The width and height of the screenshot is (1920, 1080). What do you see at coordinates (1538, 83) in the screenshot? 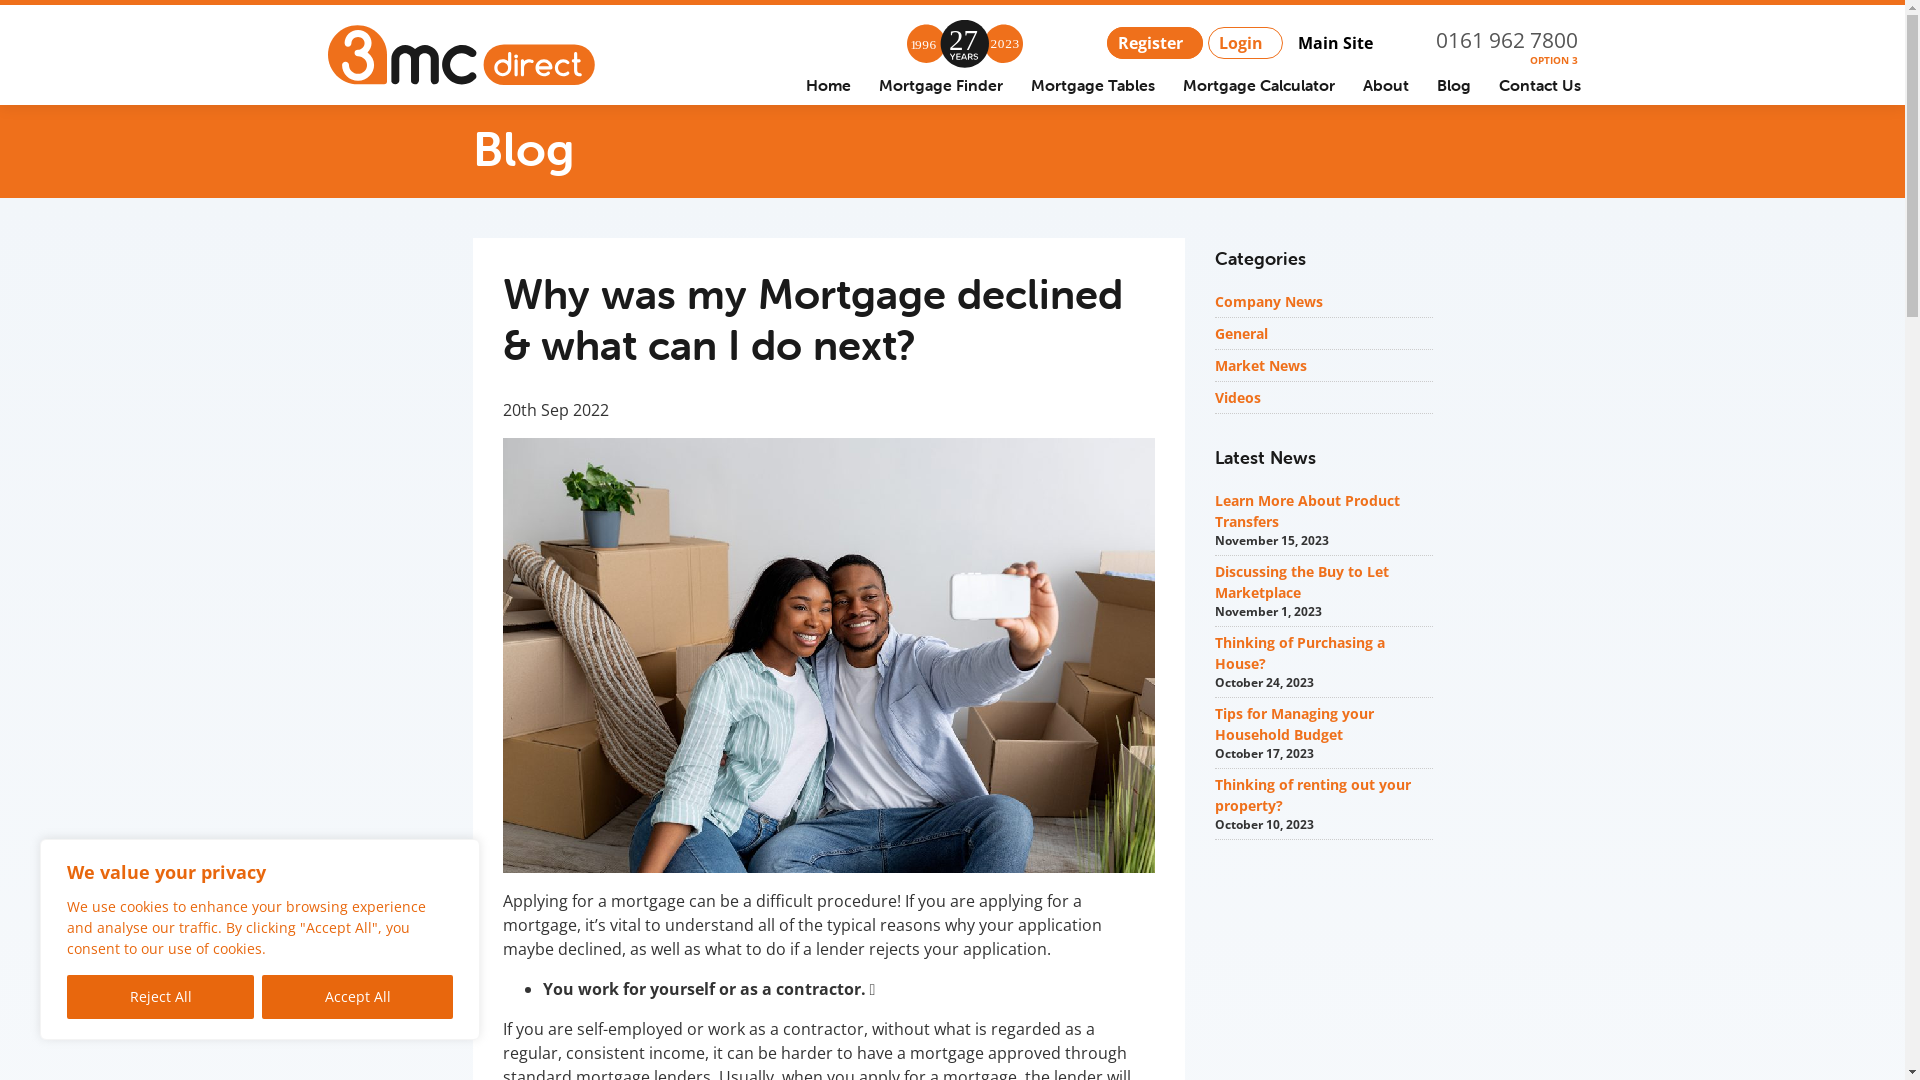
I see `'Contact Us'` at bounding box center [1538, 83].